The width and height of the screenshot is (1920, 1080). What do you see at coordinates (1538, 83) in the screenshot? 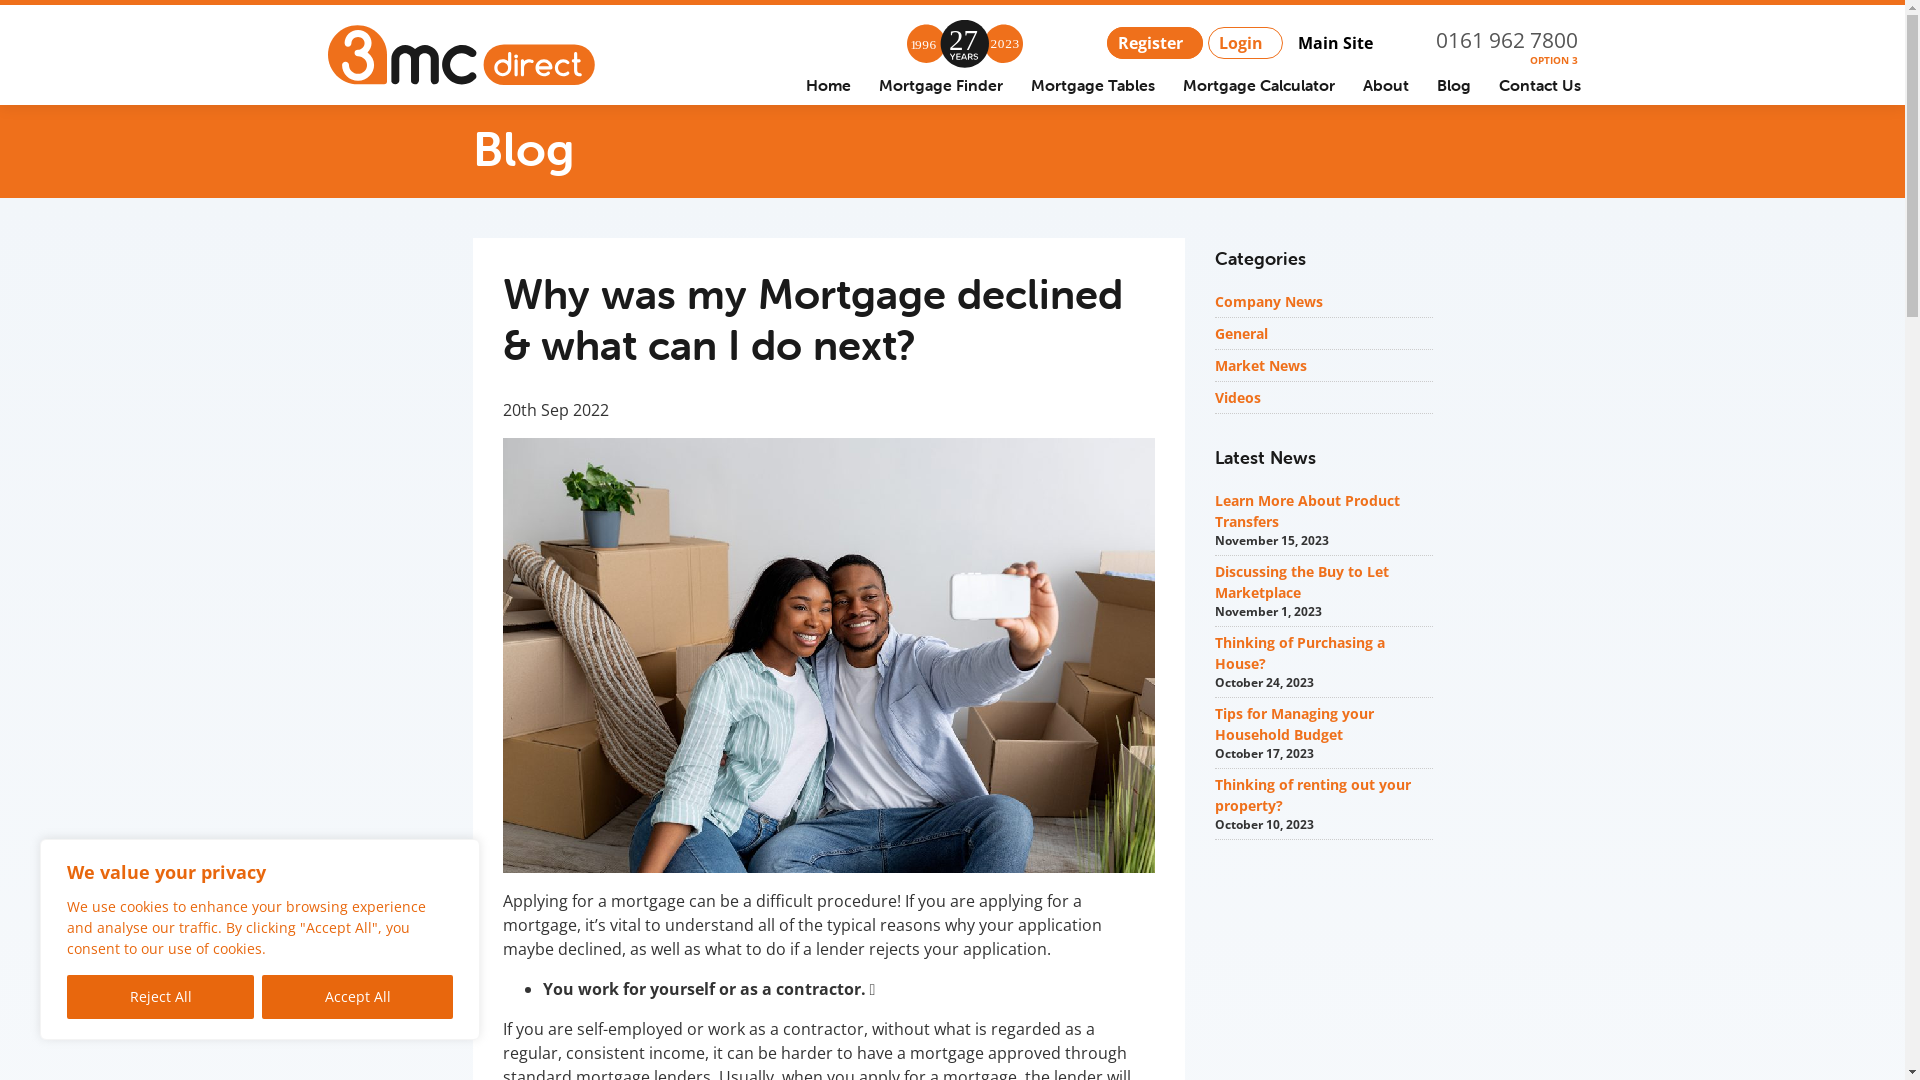
I see `'Contact Us'` at bounding box center [1538, 83].